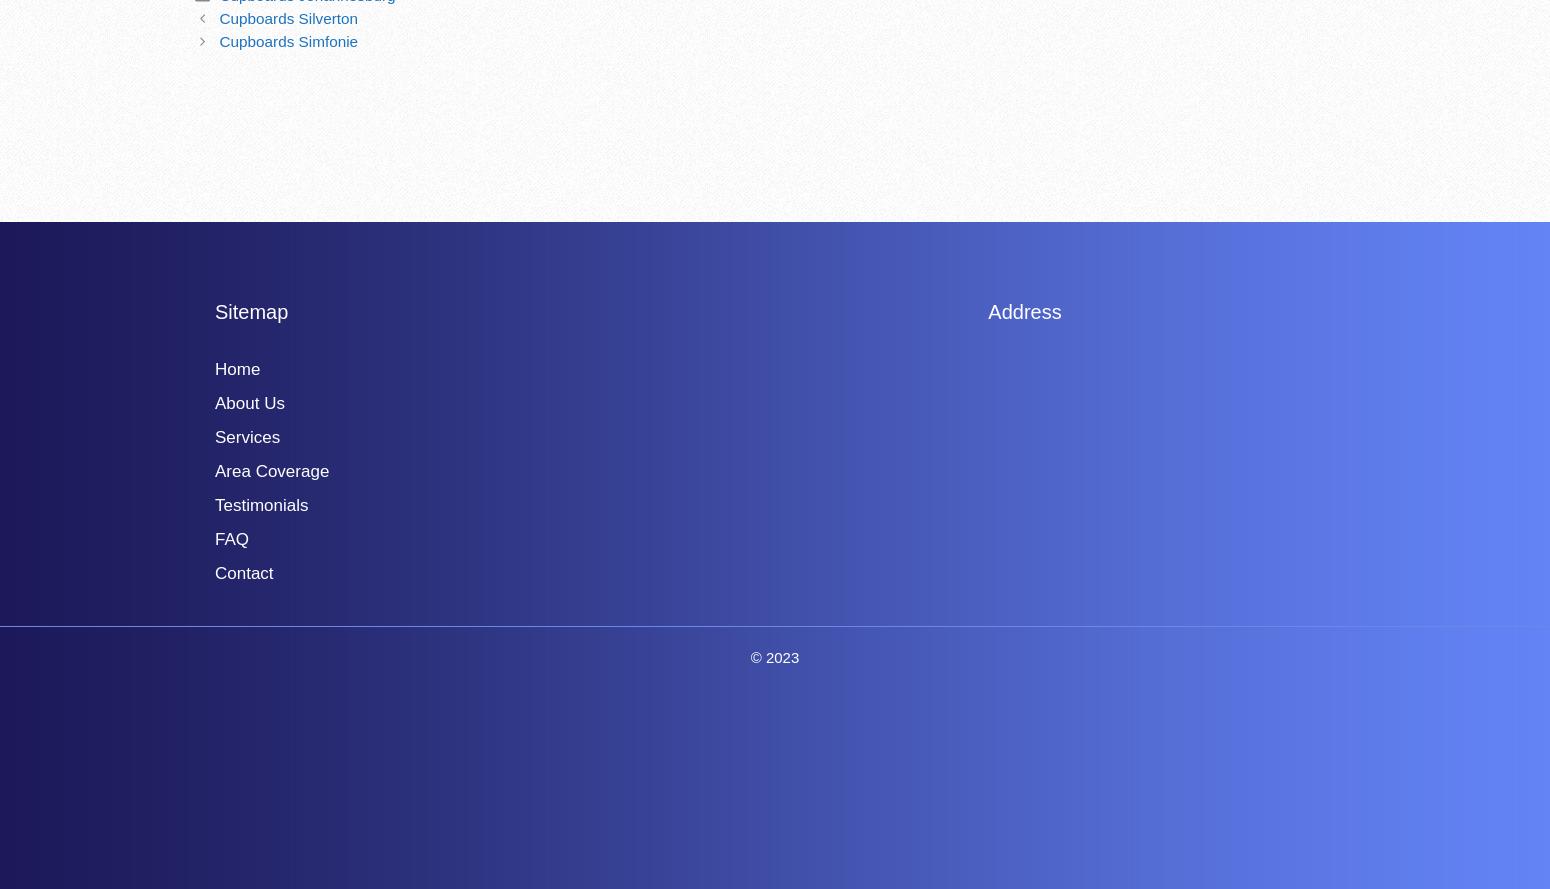  I want to click on 'Sitemap', so click(213, 310).